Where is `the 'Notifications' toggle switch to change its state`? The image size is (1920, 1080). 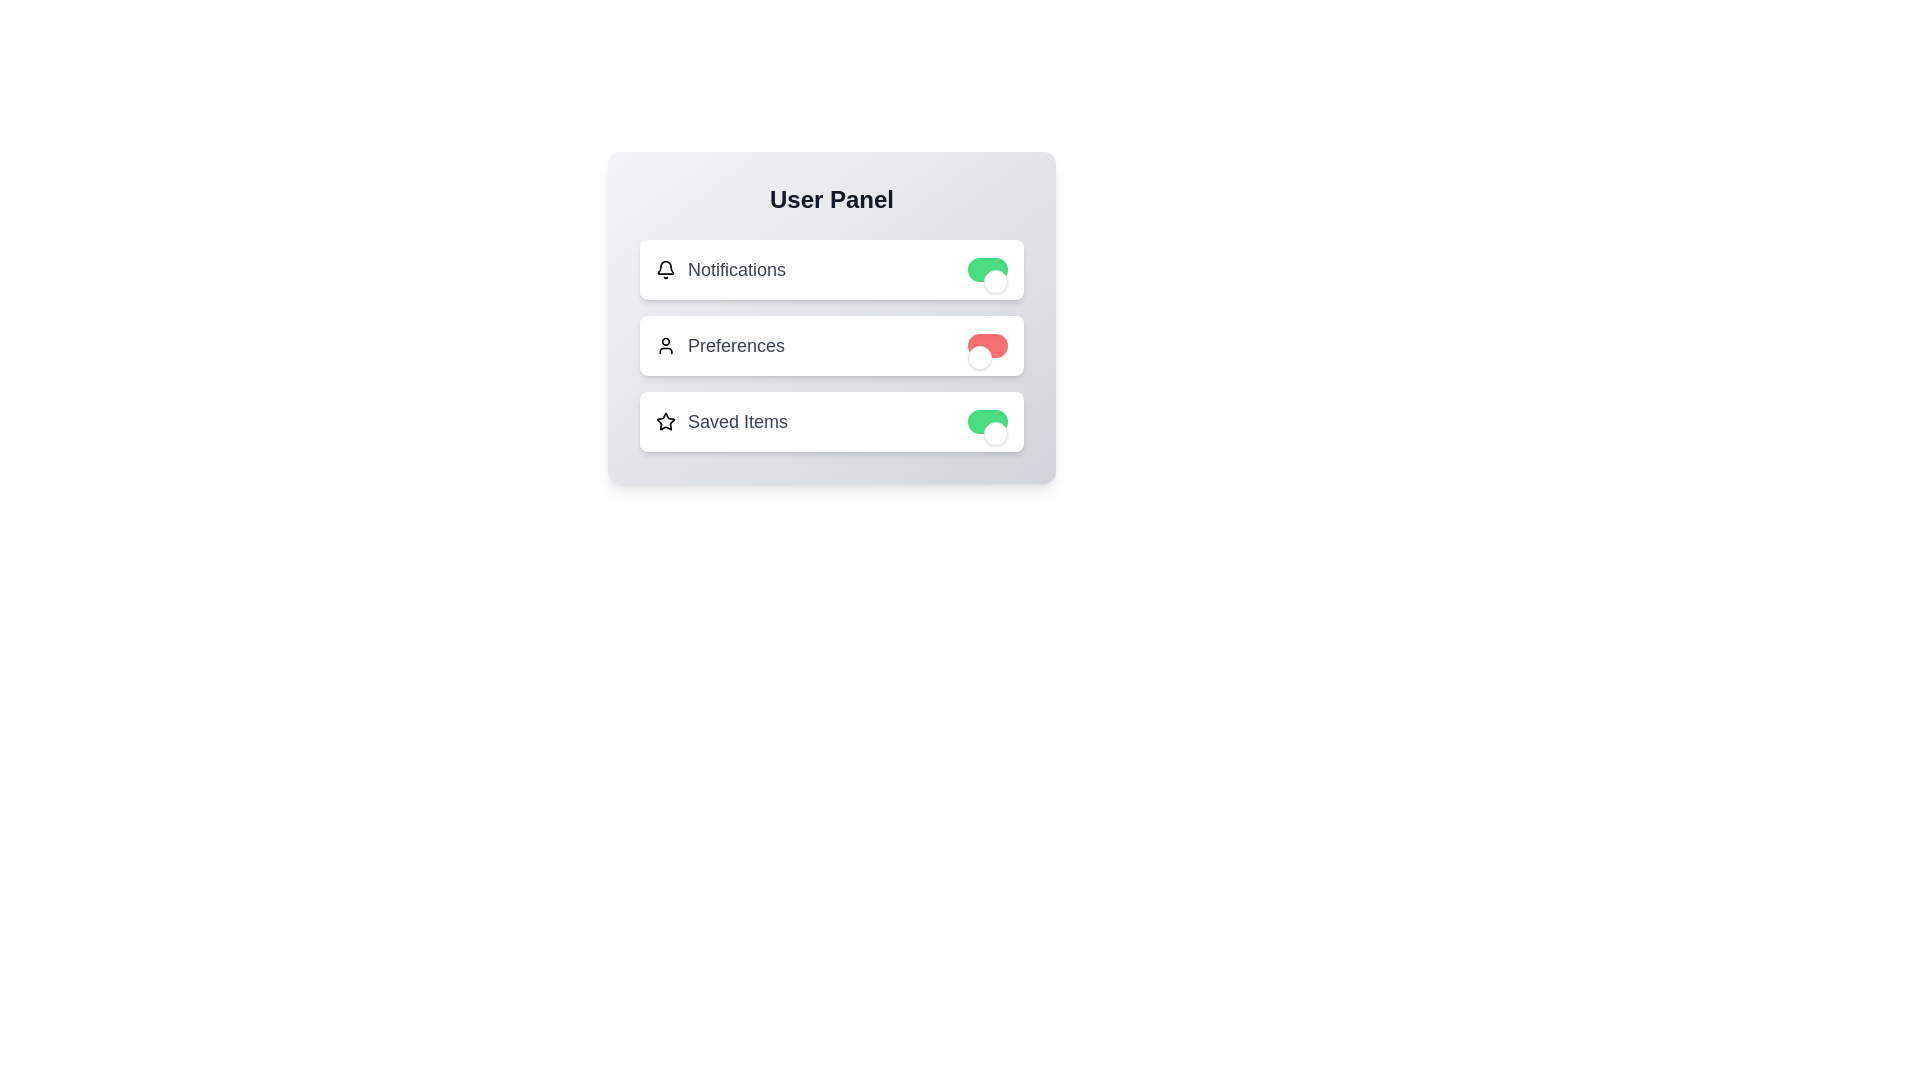 the 'Notifications' toggle switch to change its state is located at coordinates (988, 270).